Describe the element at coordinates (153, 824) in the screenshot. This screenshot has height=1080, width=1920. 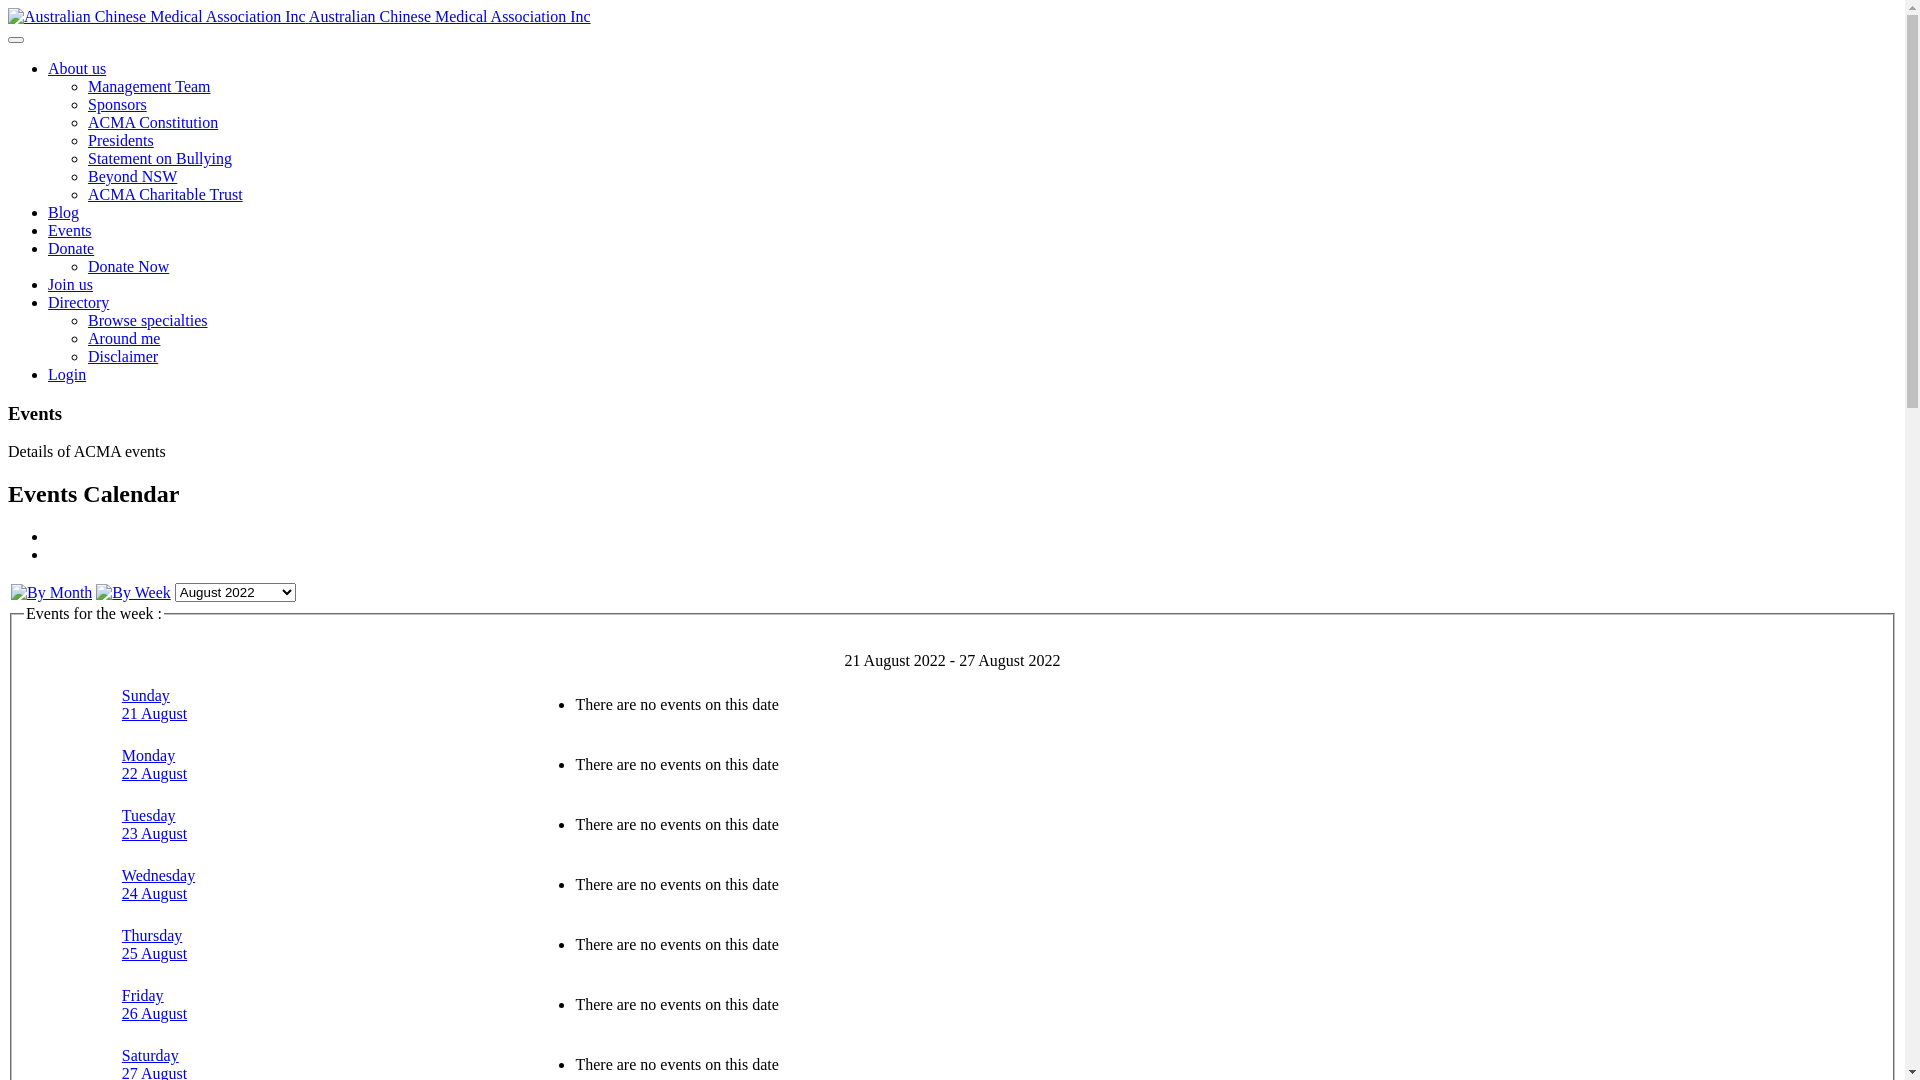
I see `'Tuesday` at that location.